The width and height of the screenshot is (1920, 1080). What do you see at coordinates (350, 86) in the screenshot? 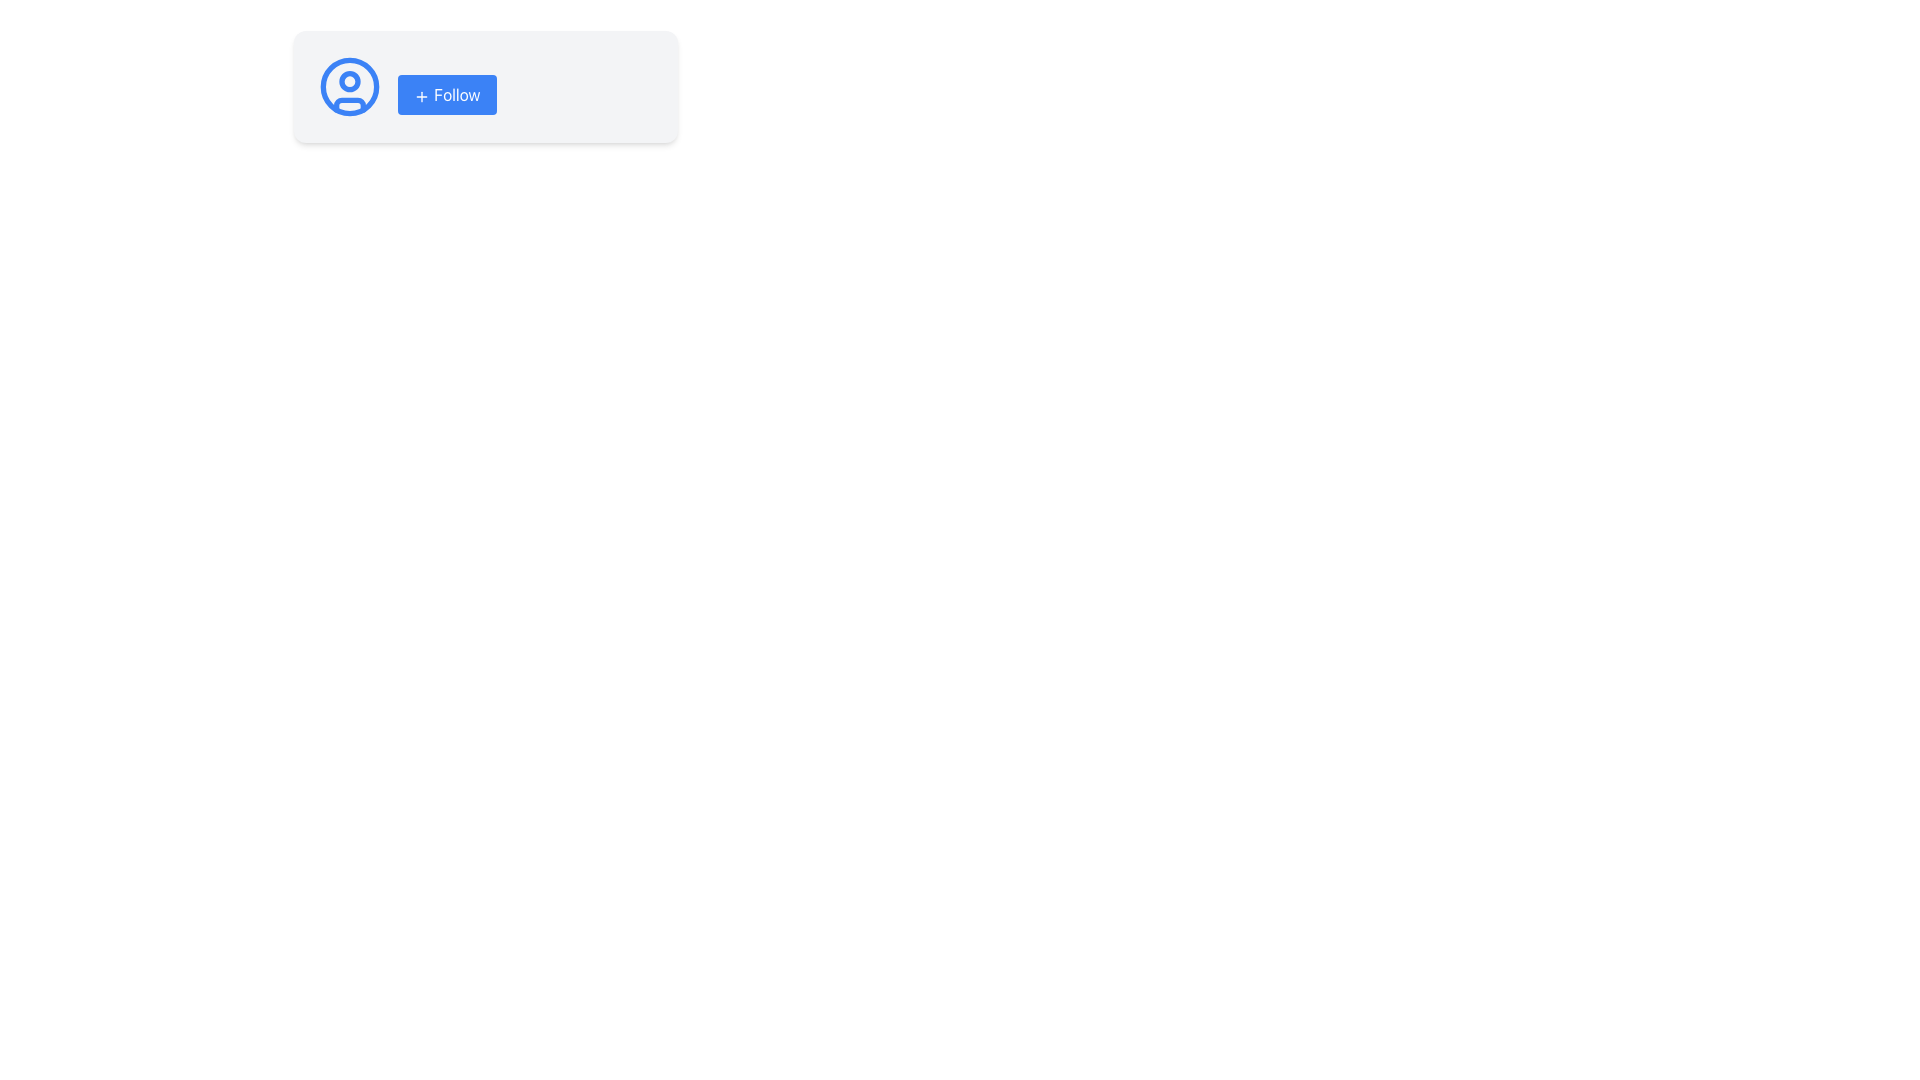
I see `the user profile icon located on the left side of the rectangular block with a light background, adjacent to the '+ Follow' button` at bounding box center [350, 86].